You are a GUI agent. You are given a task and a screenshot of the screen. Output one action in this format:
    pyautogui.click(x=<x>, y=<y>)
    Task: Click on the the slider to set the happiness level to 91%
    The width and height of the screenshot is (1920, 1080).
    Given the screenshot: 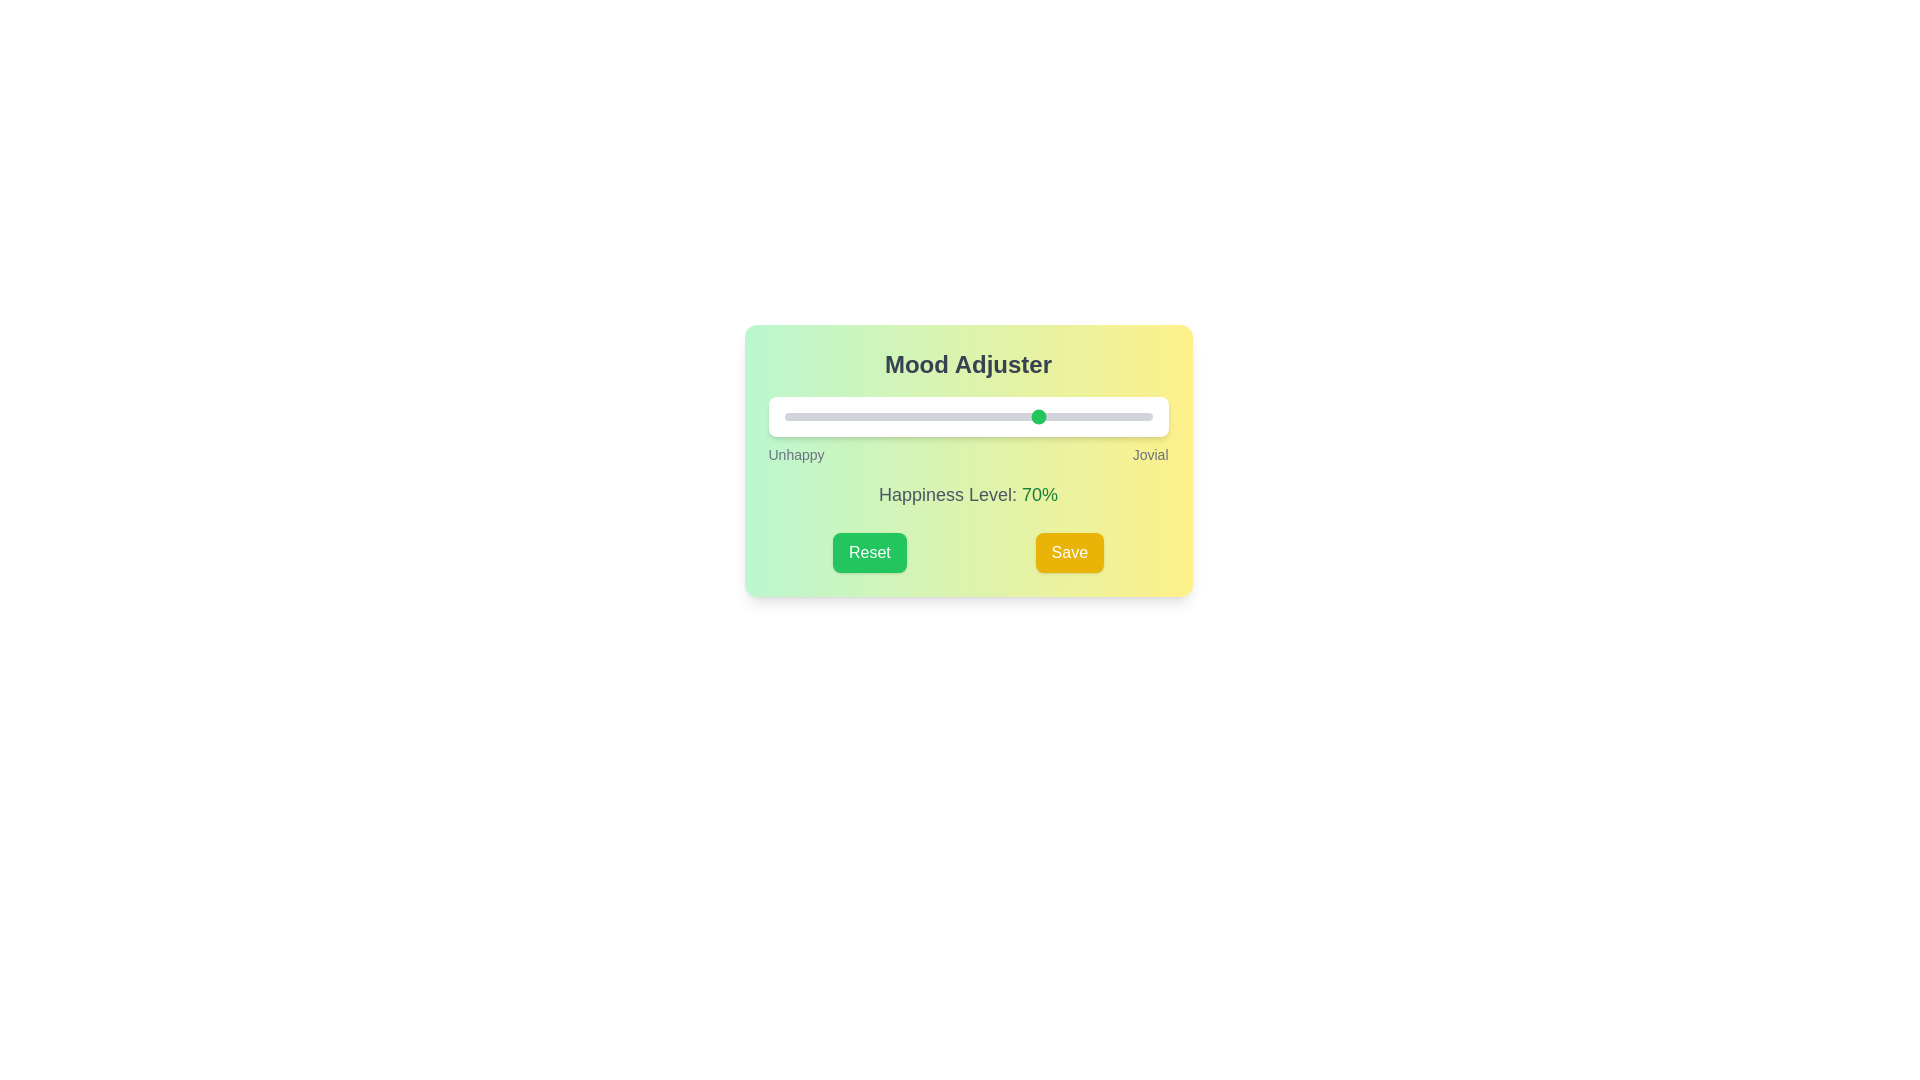 What is the action you would take?
    pyautogui.click(x=1118, y=415)
    